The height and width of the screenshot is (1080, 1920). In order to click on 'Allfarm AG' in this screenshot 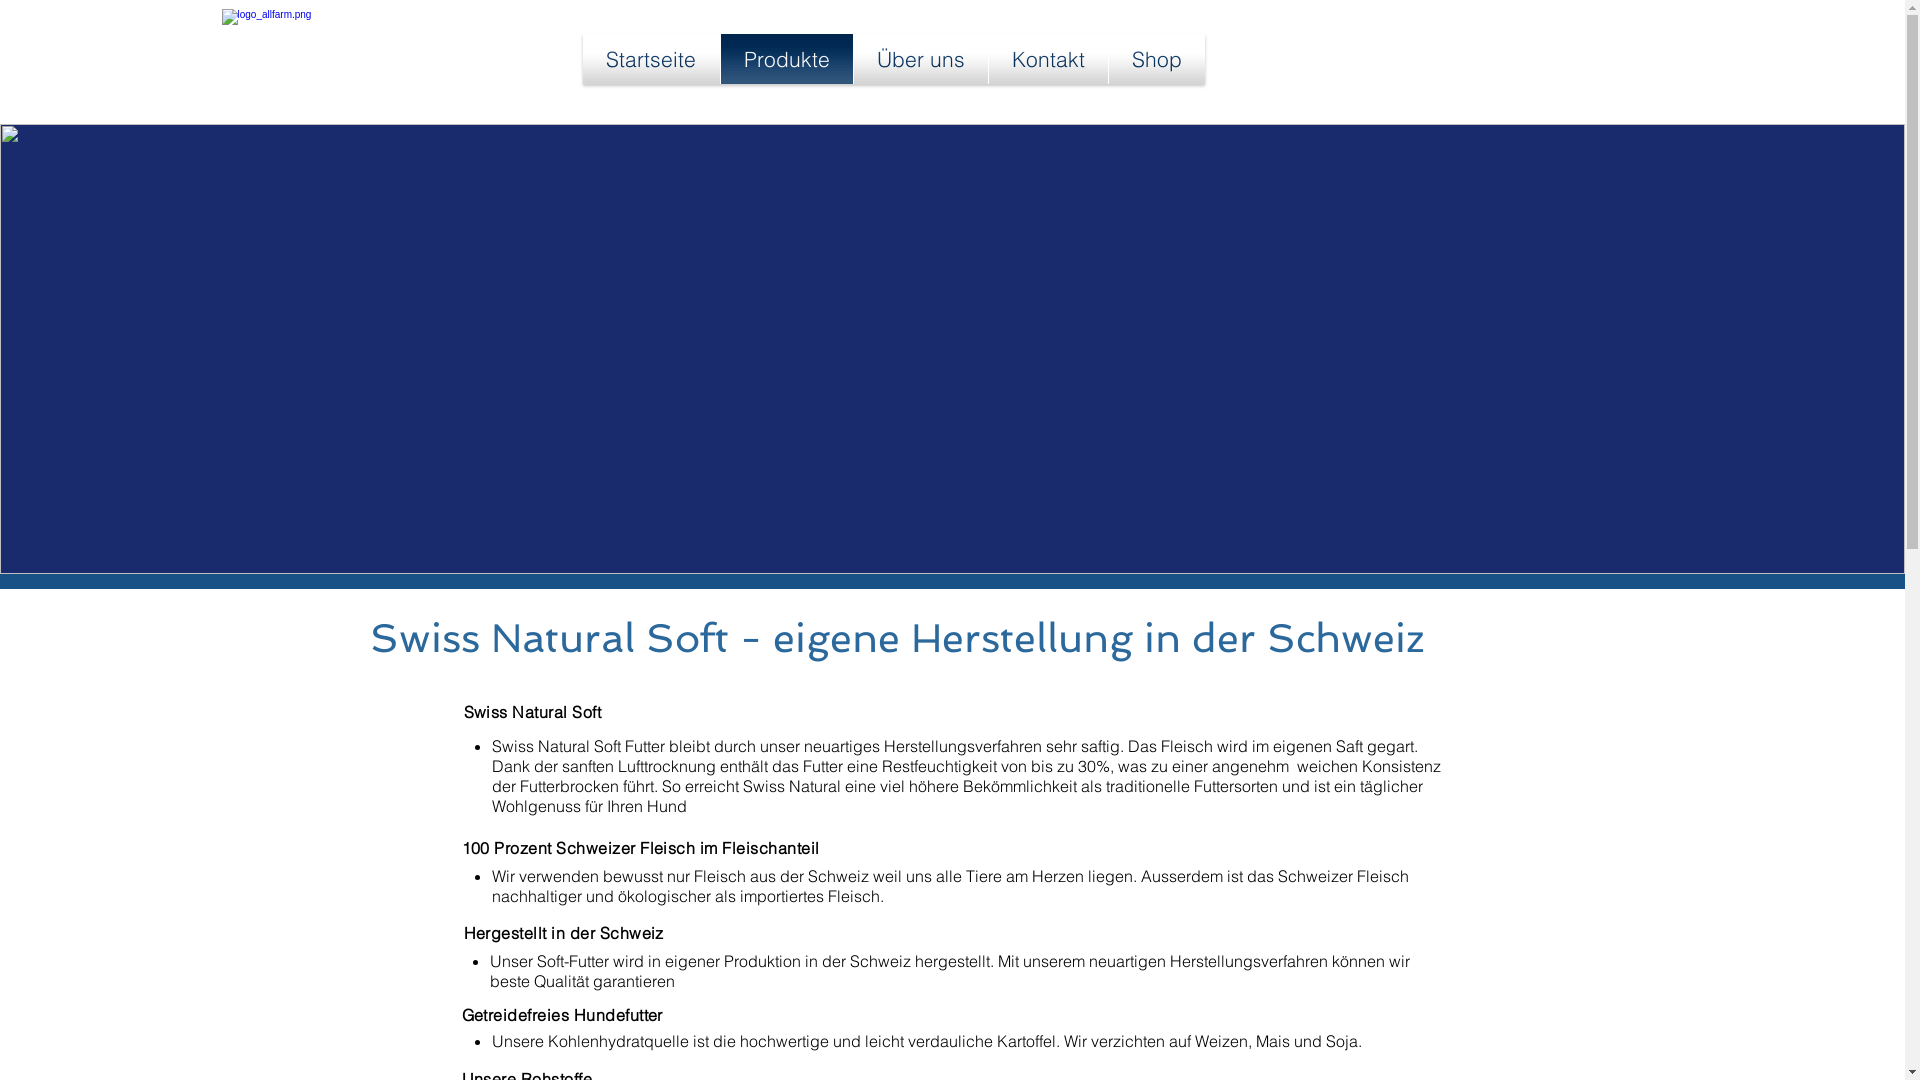, I will do `click(356, 57)`.